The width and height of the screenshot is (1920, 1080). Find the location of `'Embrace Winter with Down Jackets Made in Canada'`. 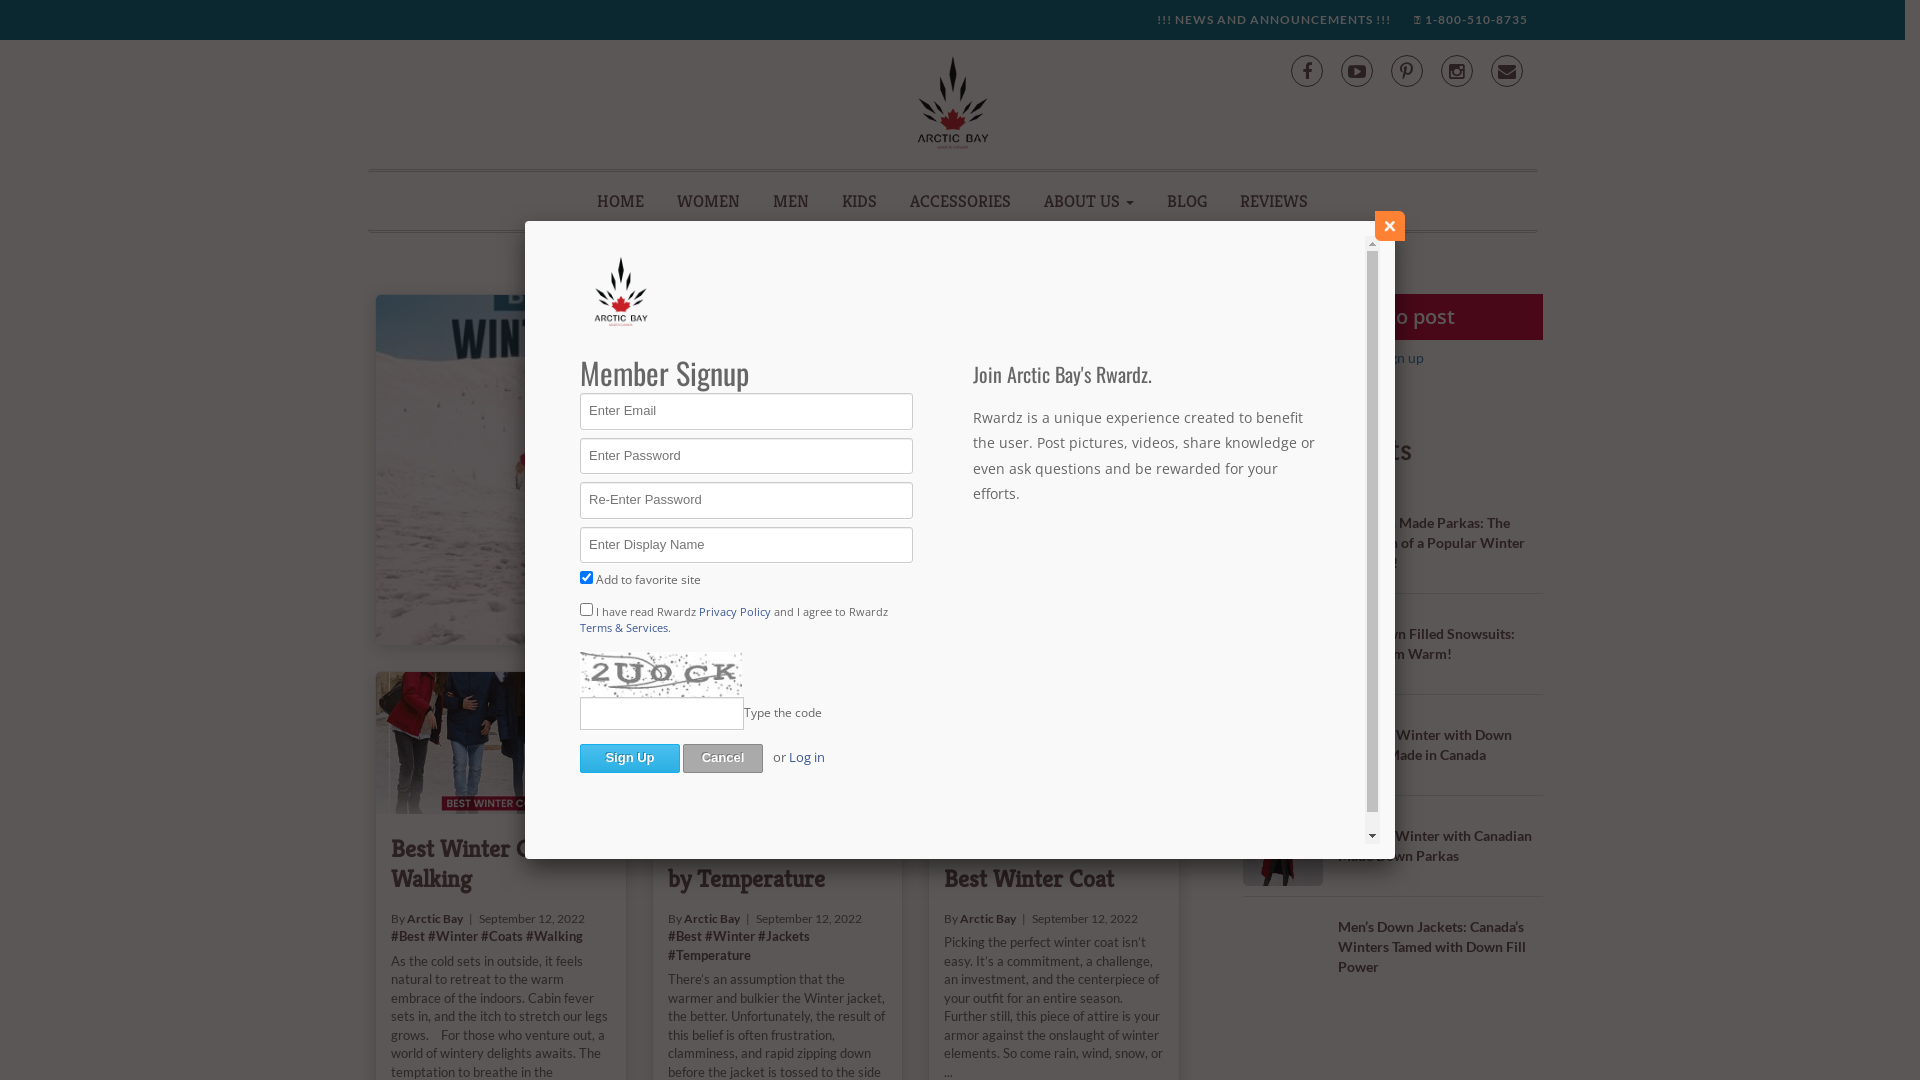

'Embrace Winter with Down Jackets Made in Canada' is located at coordinates (1424, 744).